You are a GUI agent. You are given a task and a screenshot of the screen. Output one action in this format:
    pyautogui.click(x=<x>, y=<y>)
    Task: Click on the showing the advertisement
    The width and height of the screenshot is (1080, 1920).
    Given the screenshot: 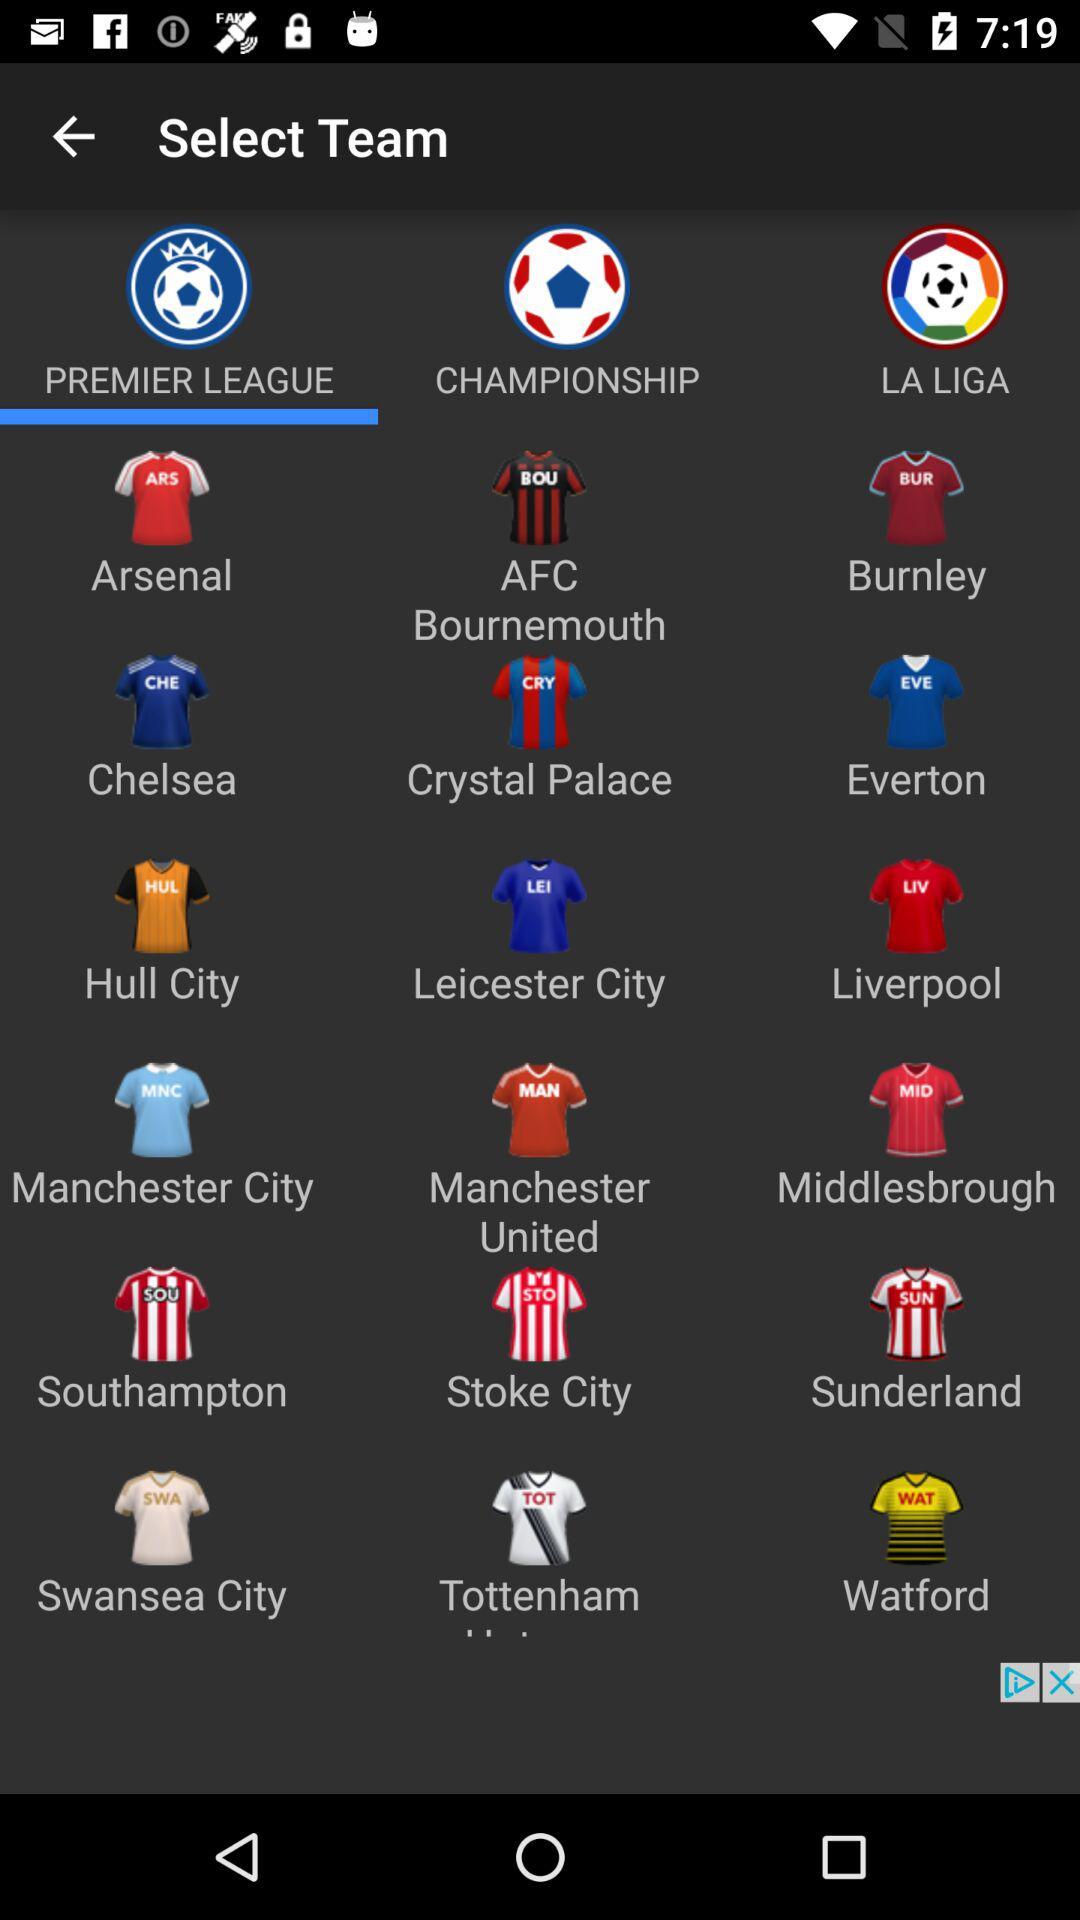 What is the action you would take?
    pyautogui.click(x=540, y=1727)
    